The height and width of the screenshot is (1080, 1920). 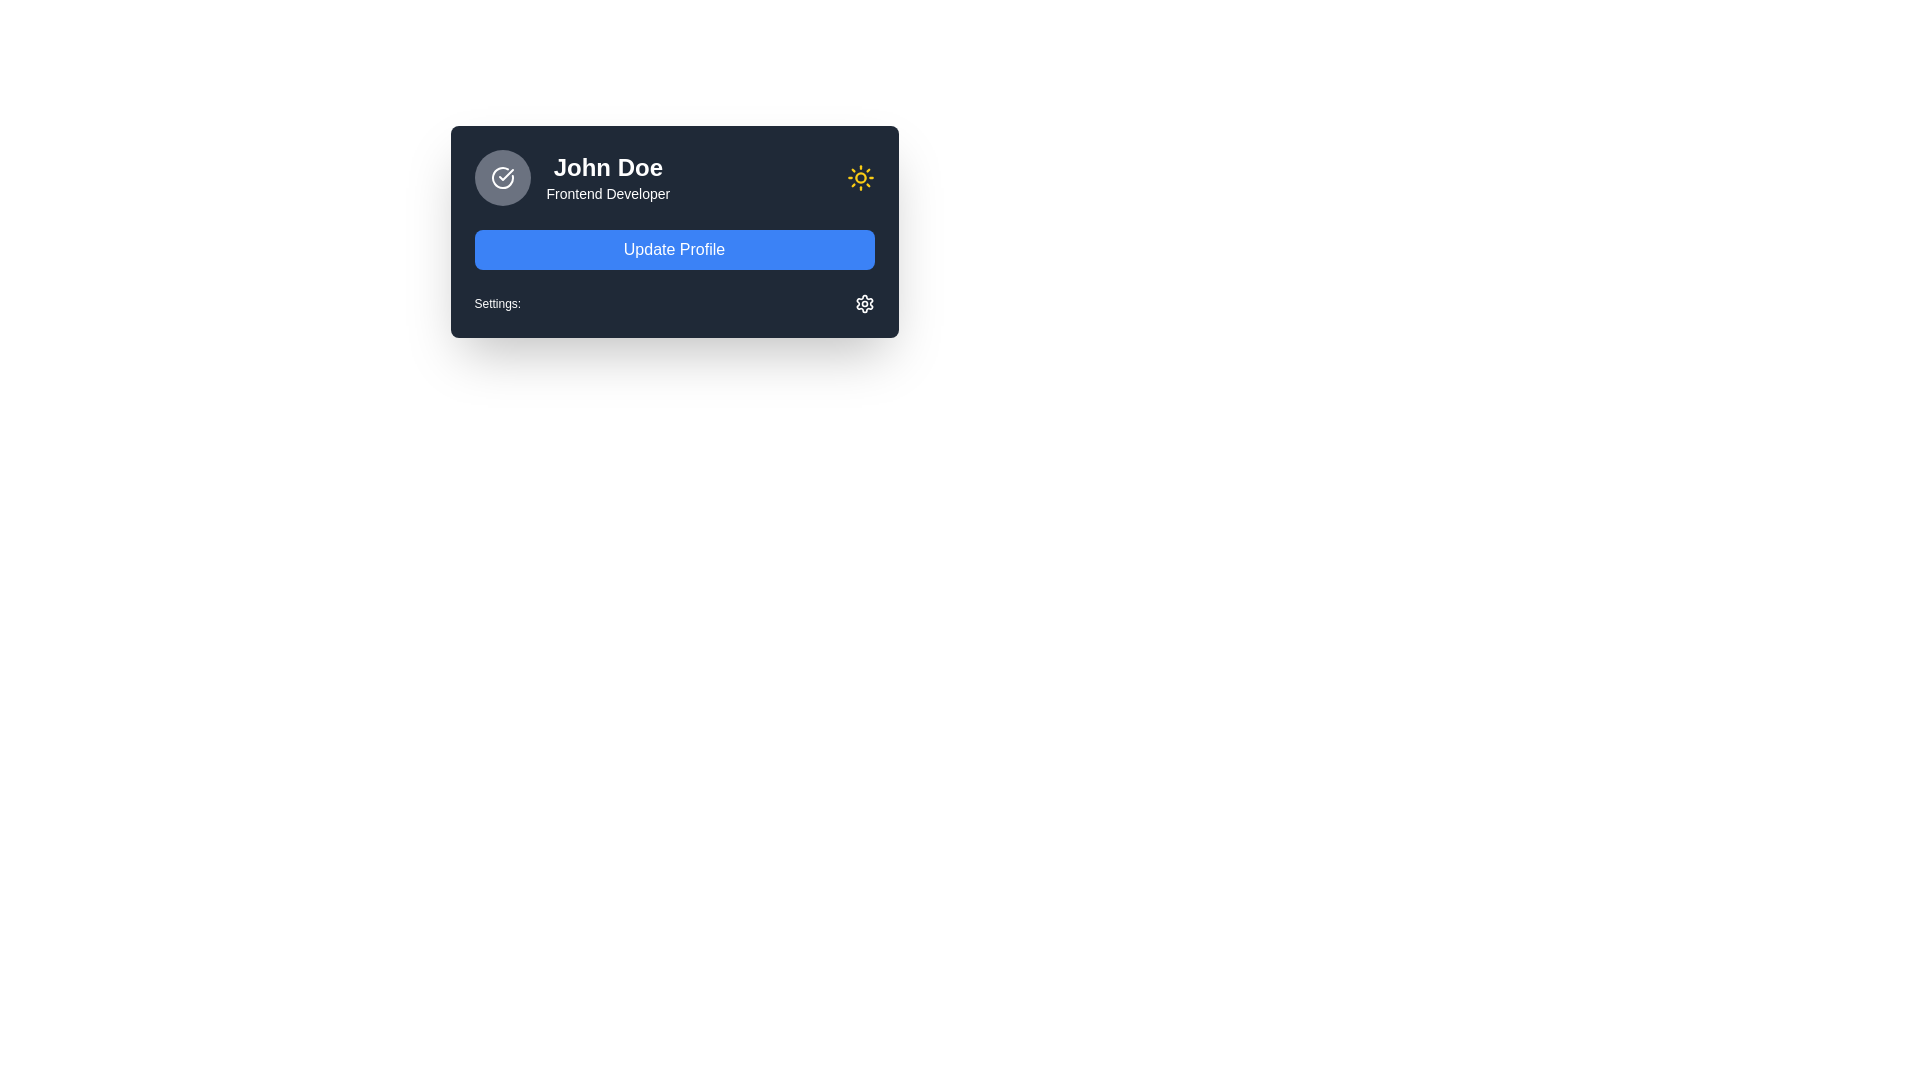 I want to click on the text label displaying the user's name, located at the top center of the card-like UI component, above the sibling text 'Frontend Developer', so click(x=607, y=167).